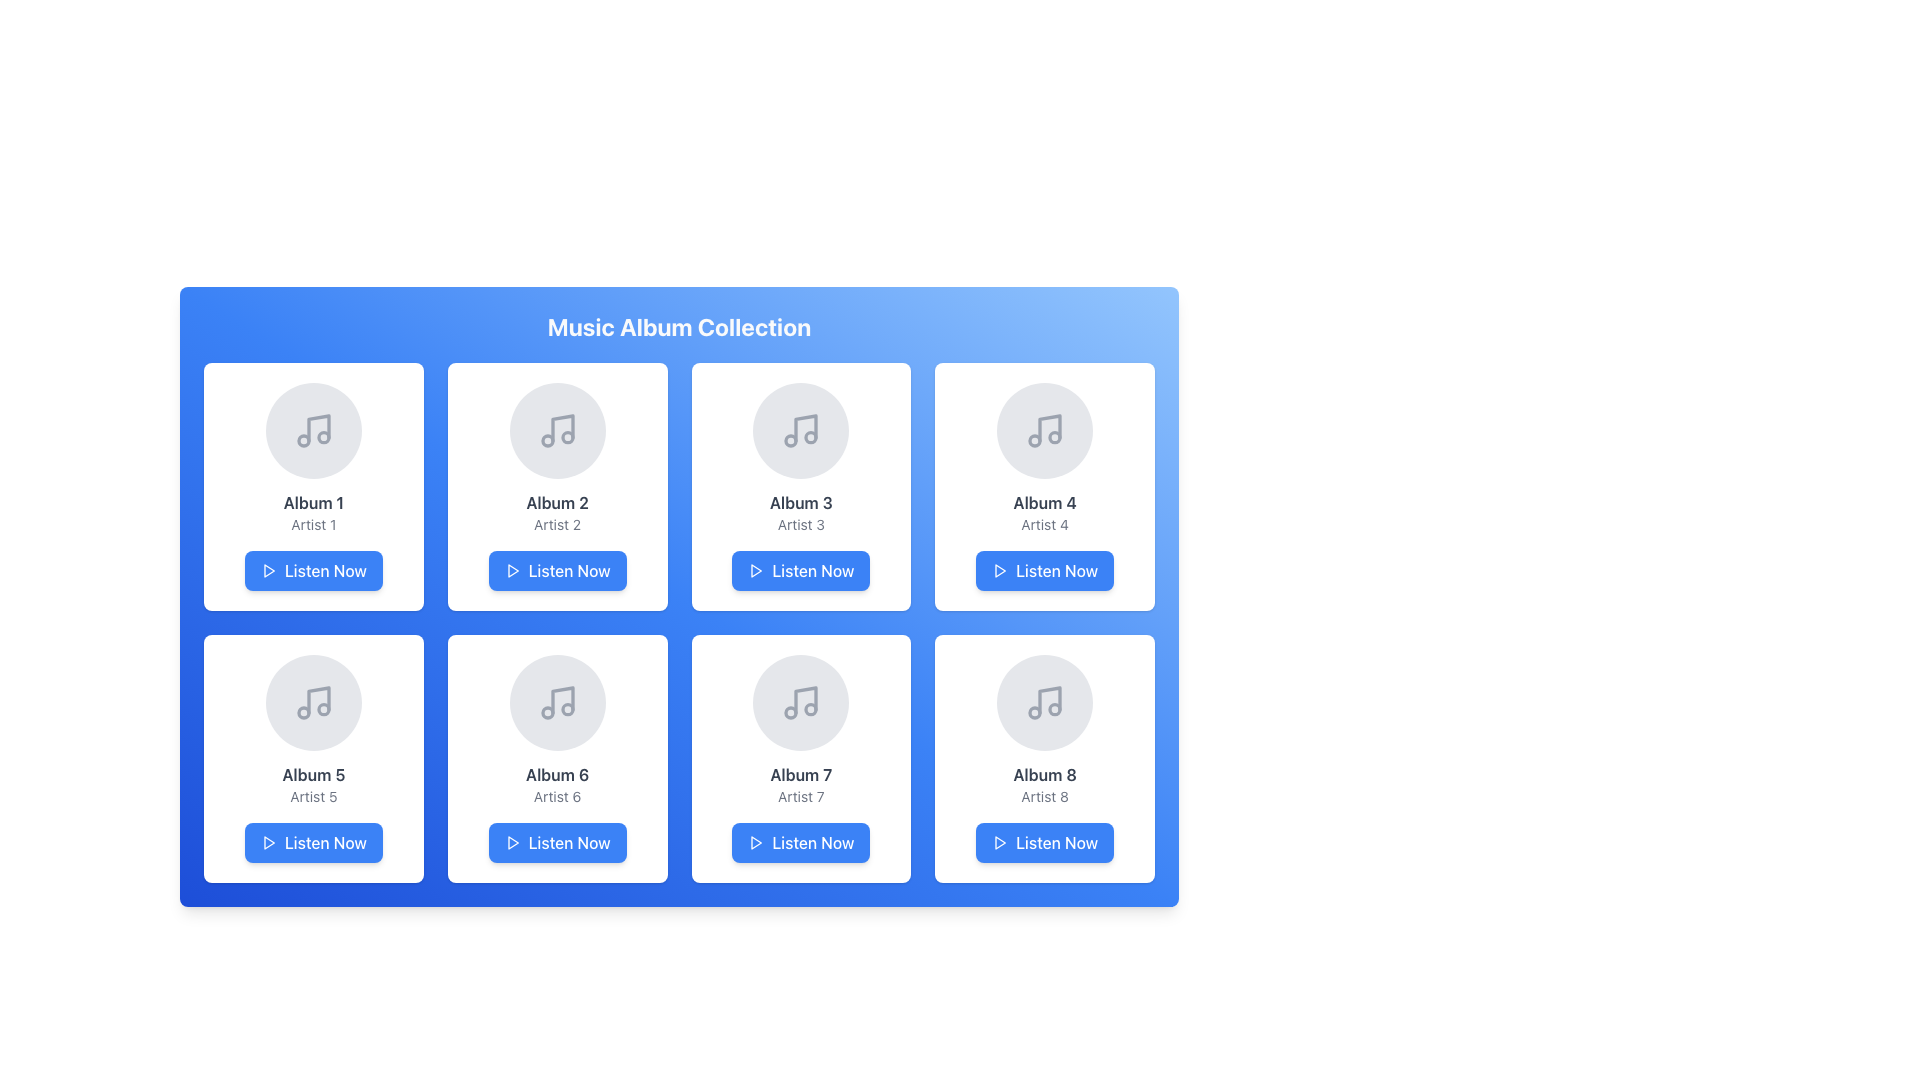 The image size is (1920, 1080). Describe the element at coordinates (312, 796) in the screenshot. I see `the text label displaying the artist's name for 'Album 5', which is located directly below the album title and above the 'Listen Now' button` at that location.